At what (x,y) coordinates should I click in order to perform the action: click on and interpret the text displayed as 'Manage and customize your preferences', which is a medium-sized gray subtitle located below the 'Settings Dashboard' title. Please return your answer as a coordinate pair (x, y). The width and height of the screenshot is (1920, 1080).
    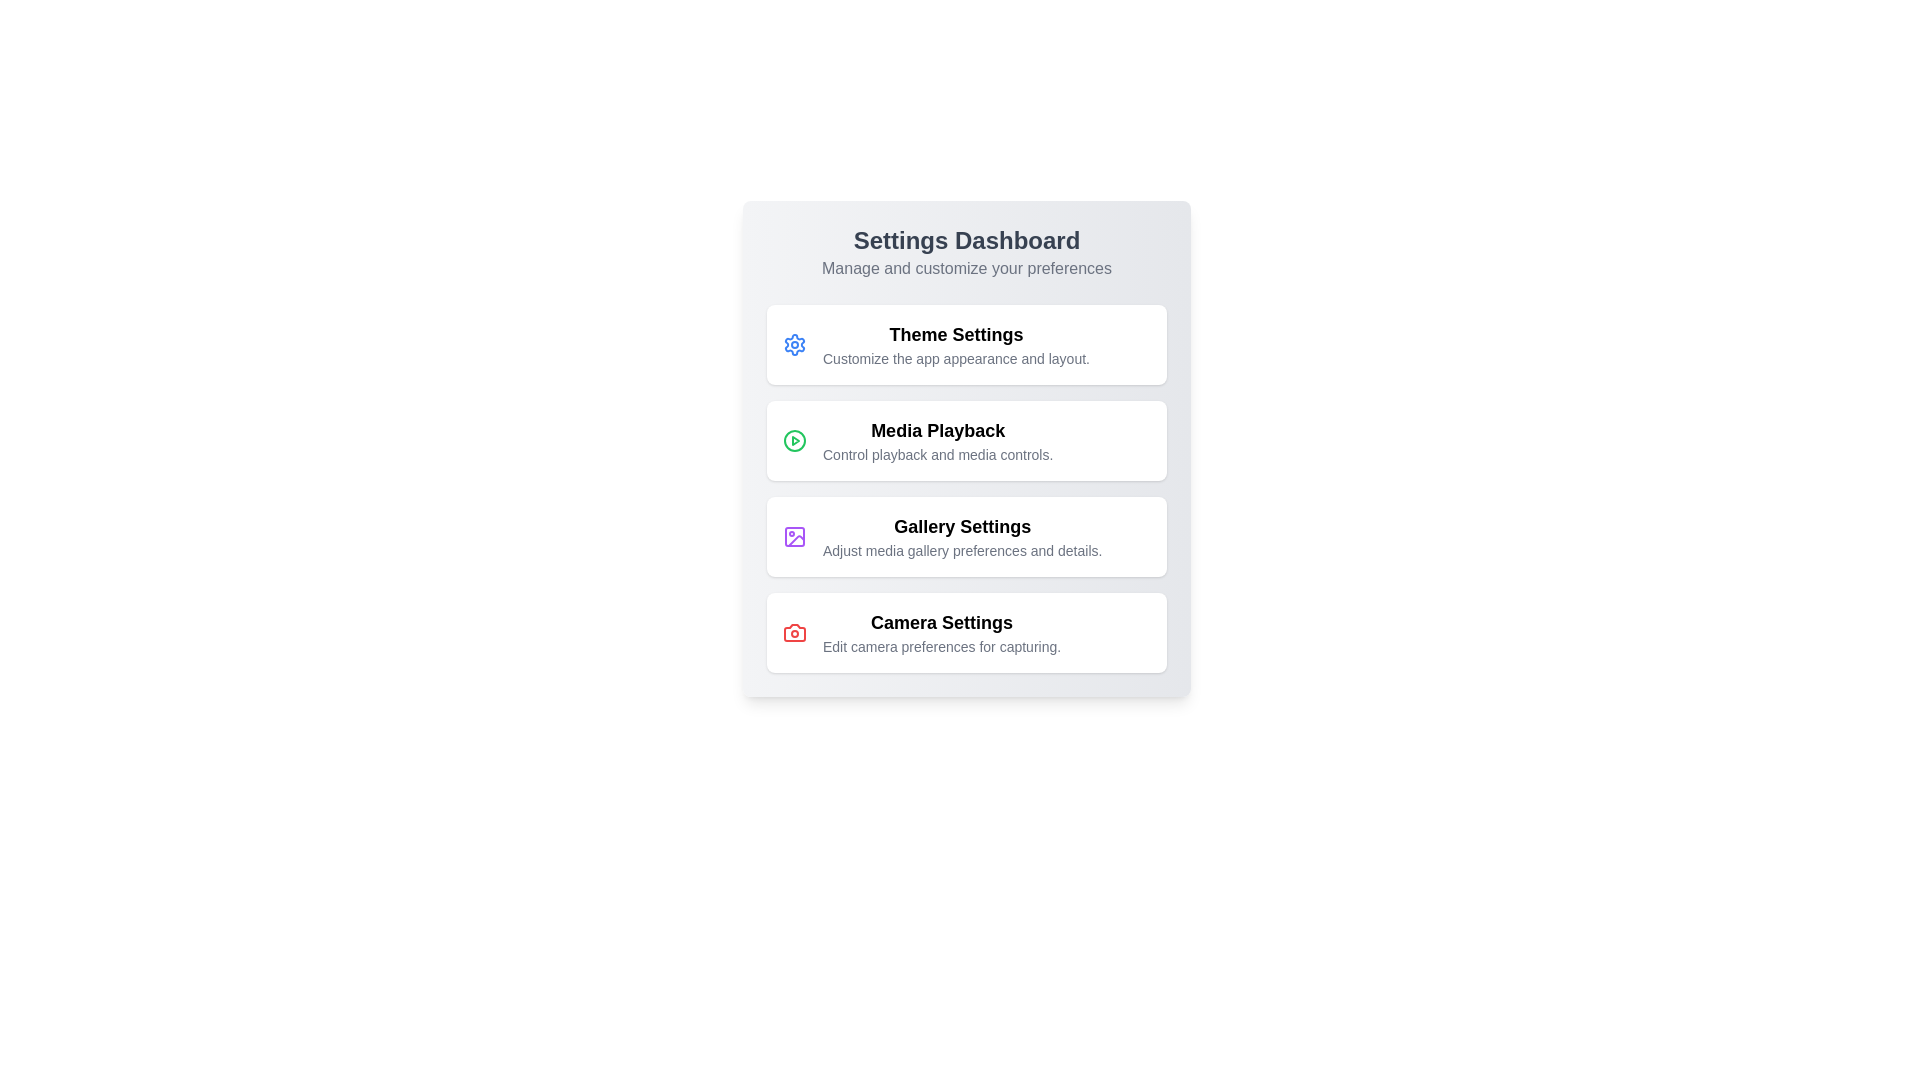
    Looking at the image, I should click on (966, 268).